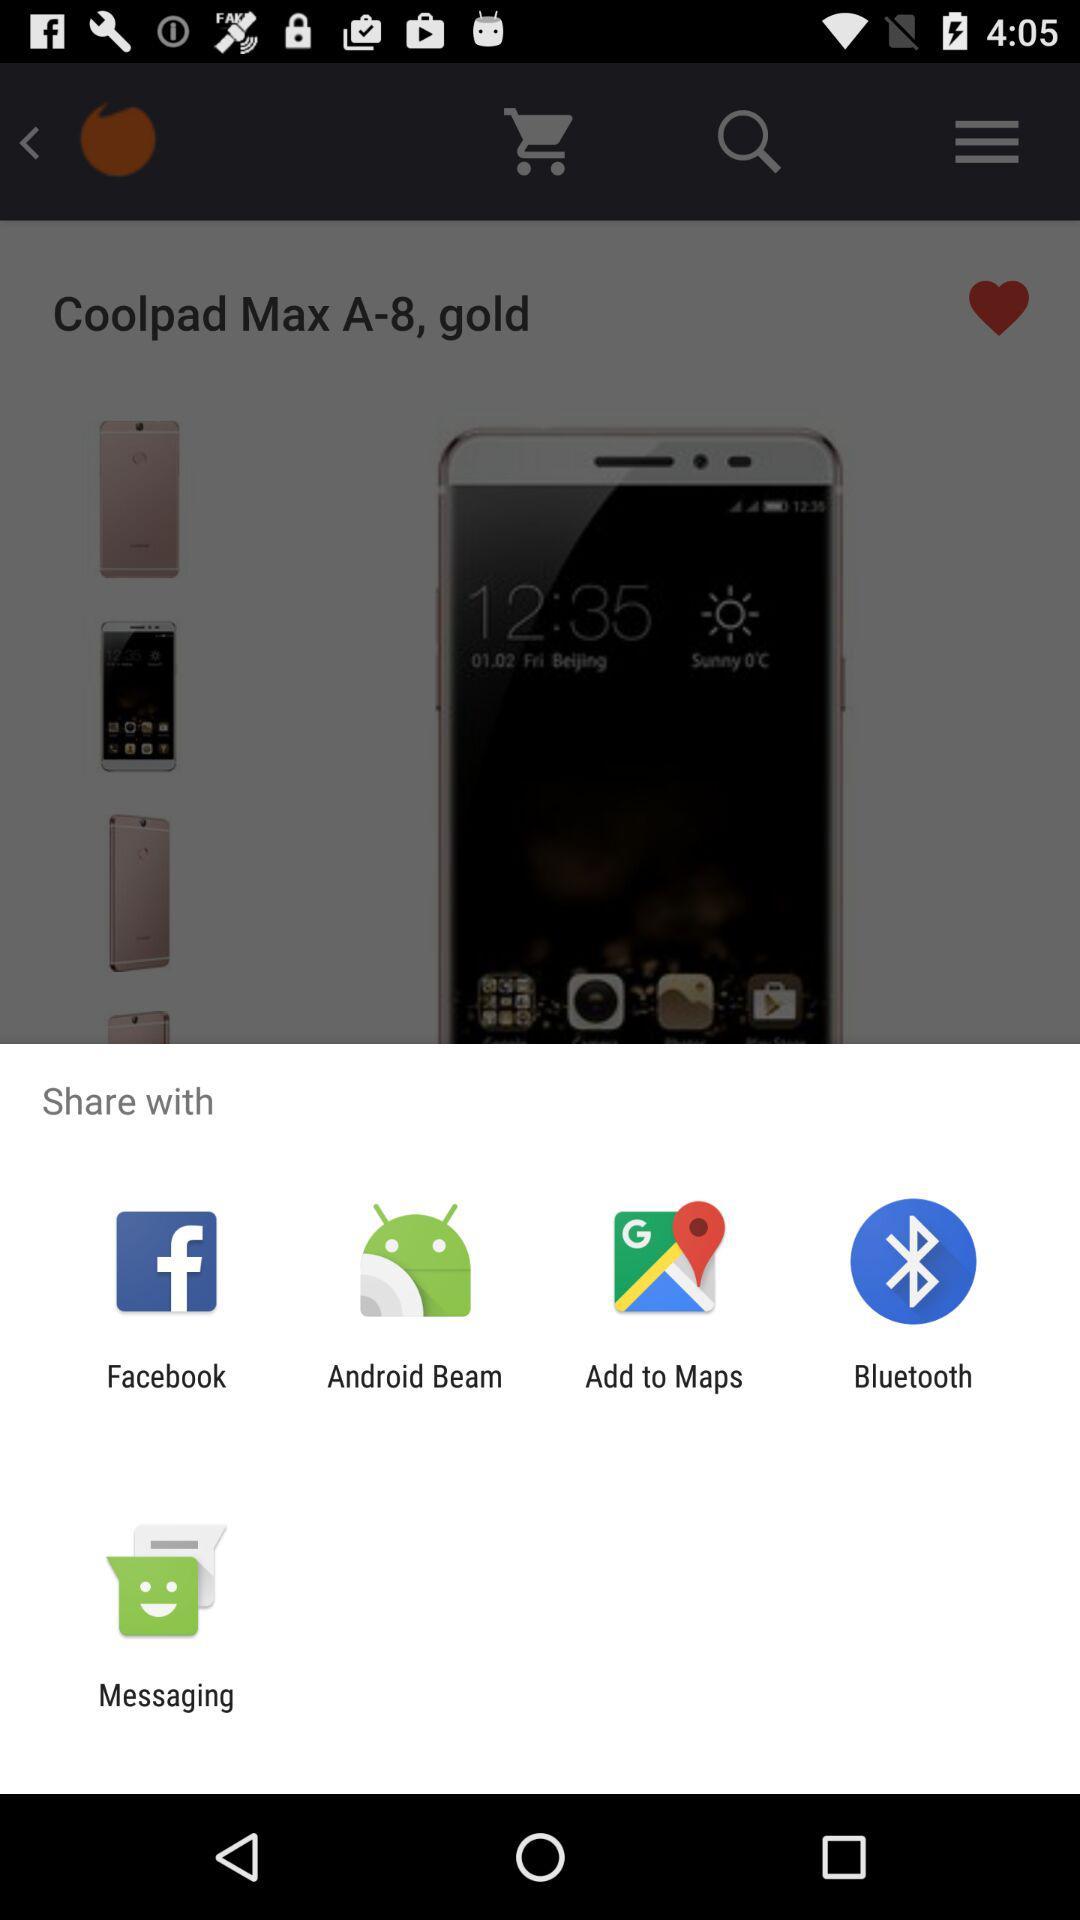 The height and width of the screenshot is (1920, 1080). Describe the element at coordinates (664, 1392) in the screenshot. I see `icon to the left of the bluetooth item` at that location.